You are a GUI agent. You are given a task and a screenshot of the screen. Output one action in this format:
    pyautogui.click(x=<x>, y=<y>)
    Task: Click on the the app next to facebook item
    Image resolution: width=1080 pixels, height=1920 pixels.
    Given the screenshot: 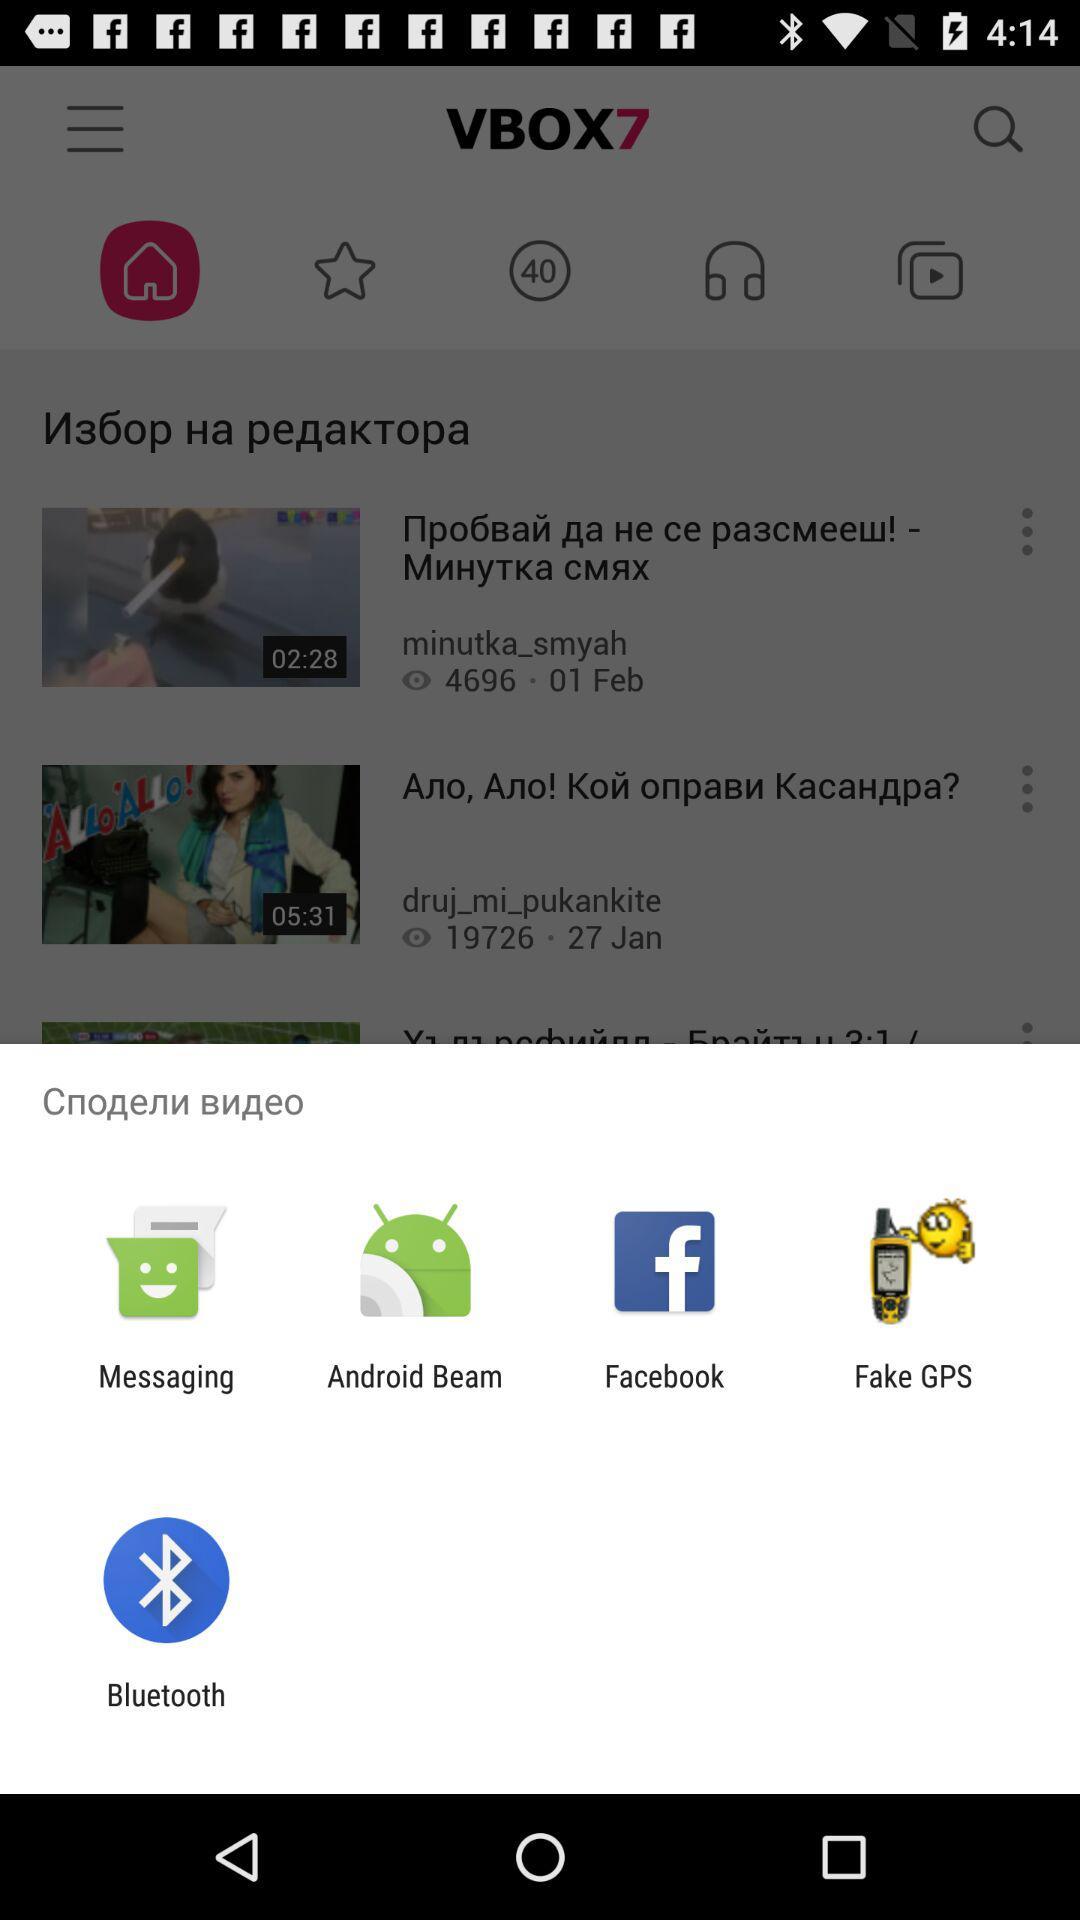 What is the action you would take?
    pyautogui.click(x=414, y=1392)
    